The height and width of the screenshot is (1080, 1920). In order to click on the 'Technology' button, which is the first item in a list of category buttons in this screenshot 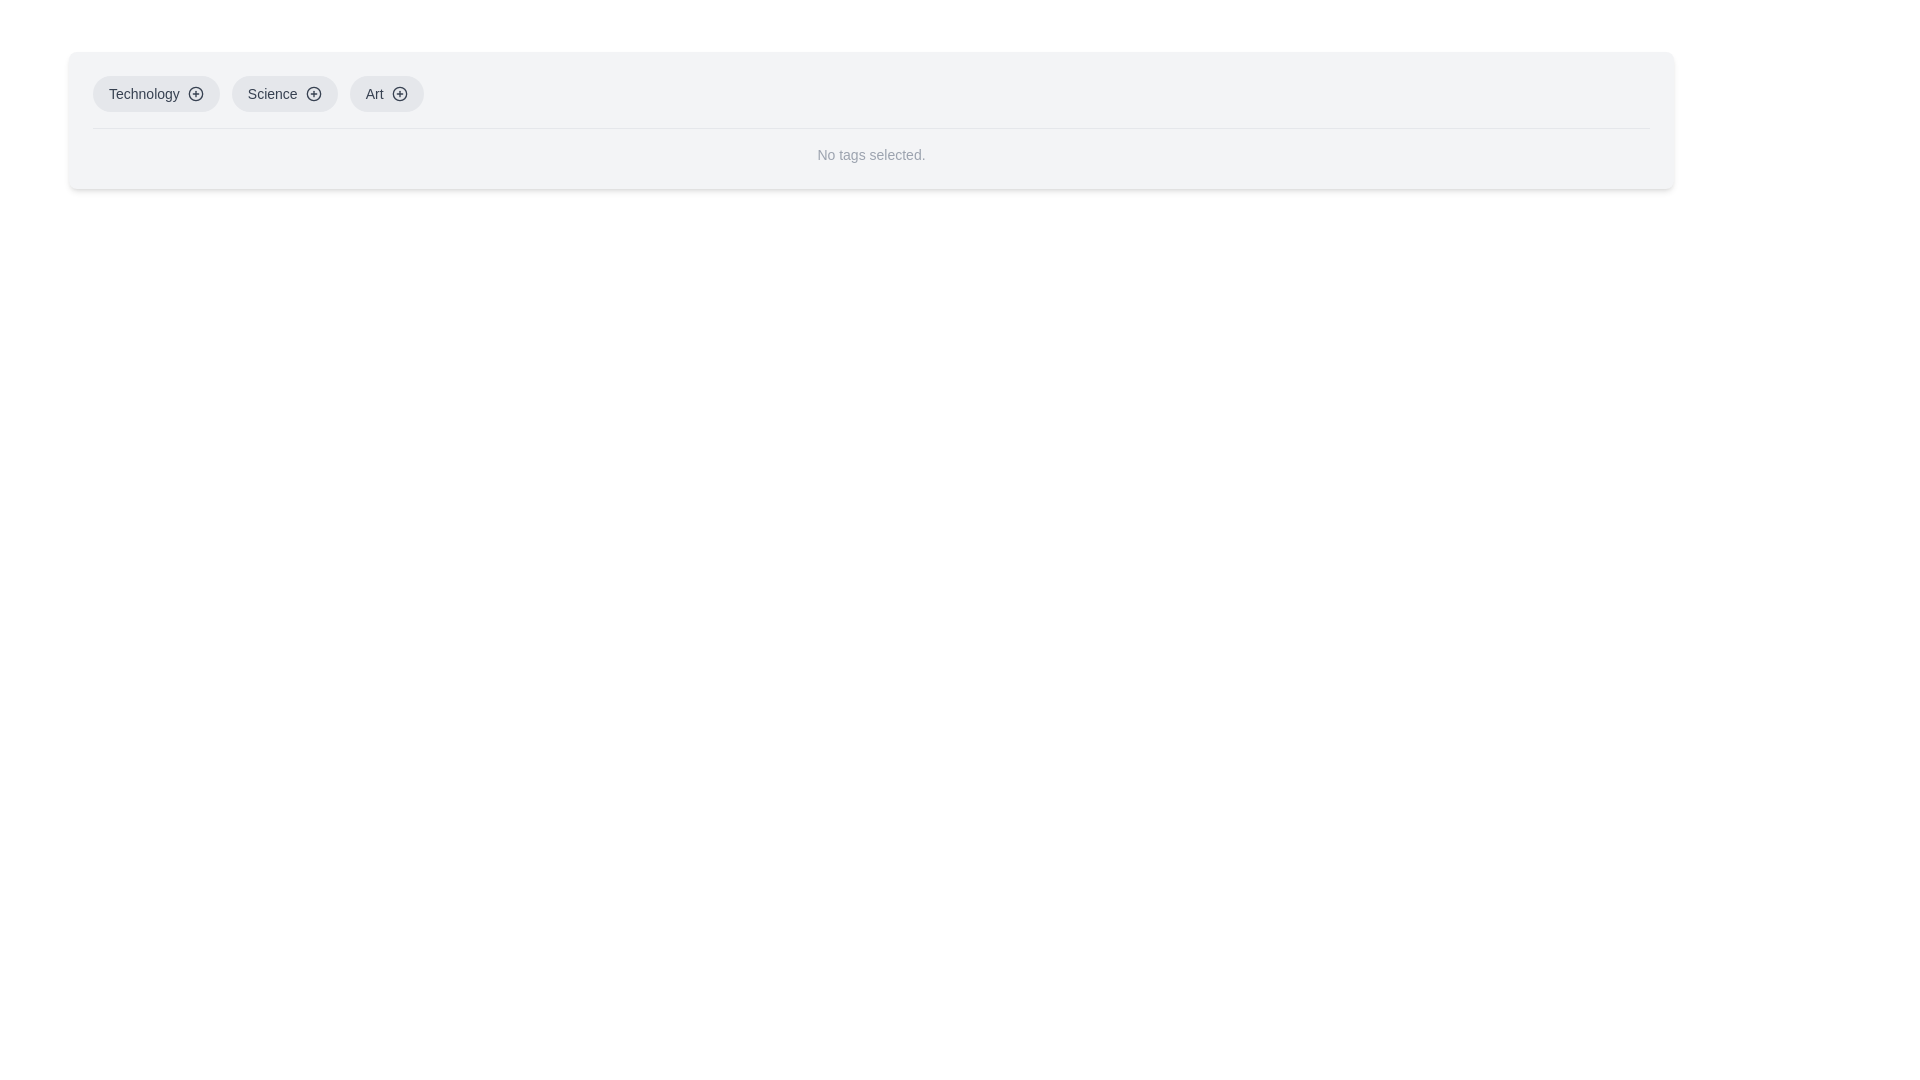, I will do `click(155, 93)`.